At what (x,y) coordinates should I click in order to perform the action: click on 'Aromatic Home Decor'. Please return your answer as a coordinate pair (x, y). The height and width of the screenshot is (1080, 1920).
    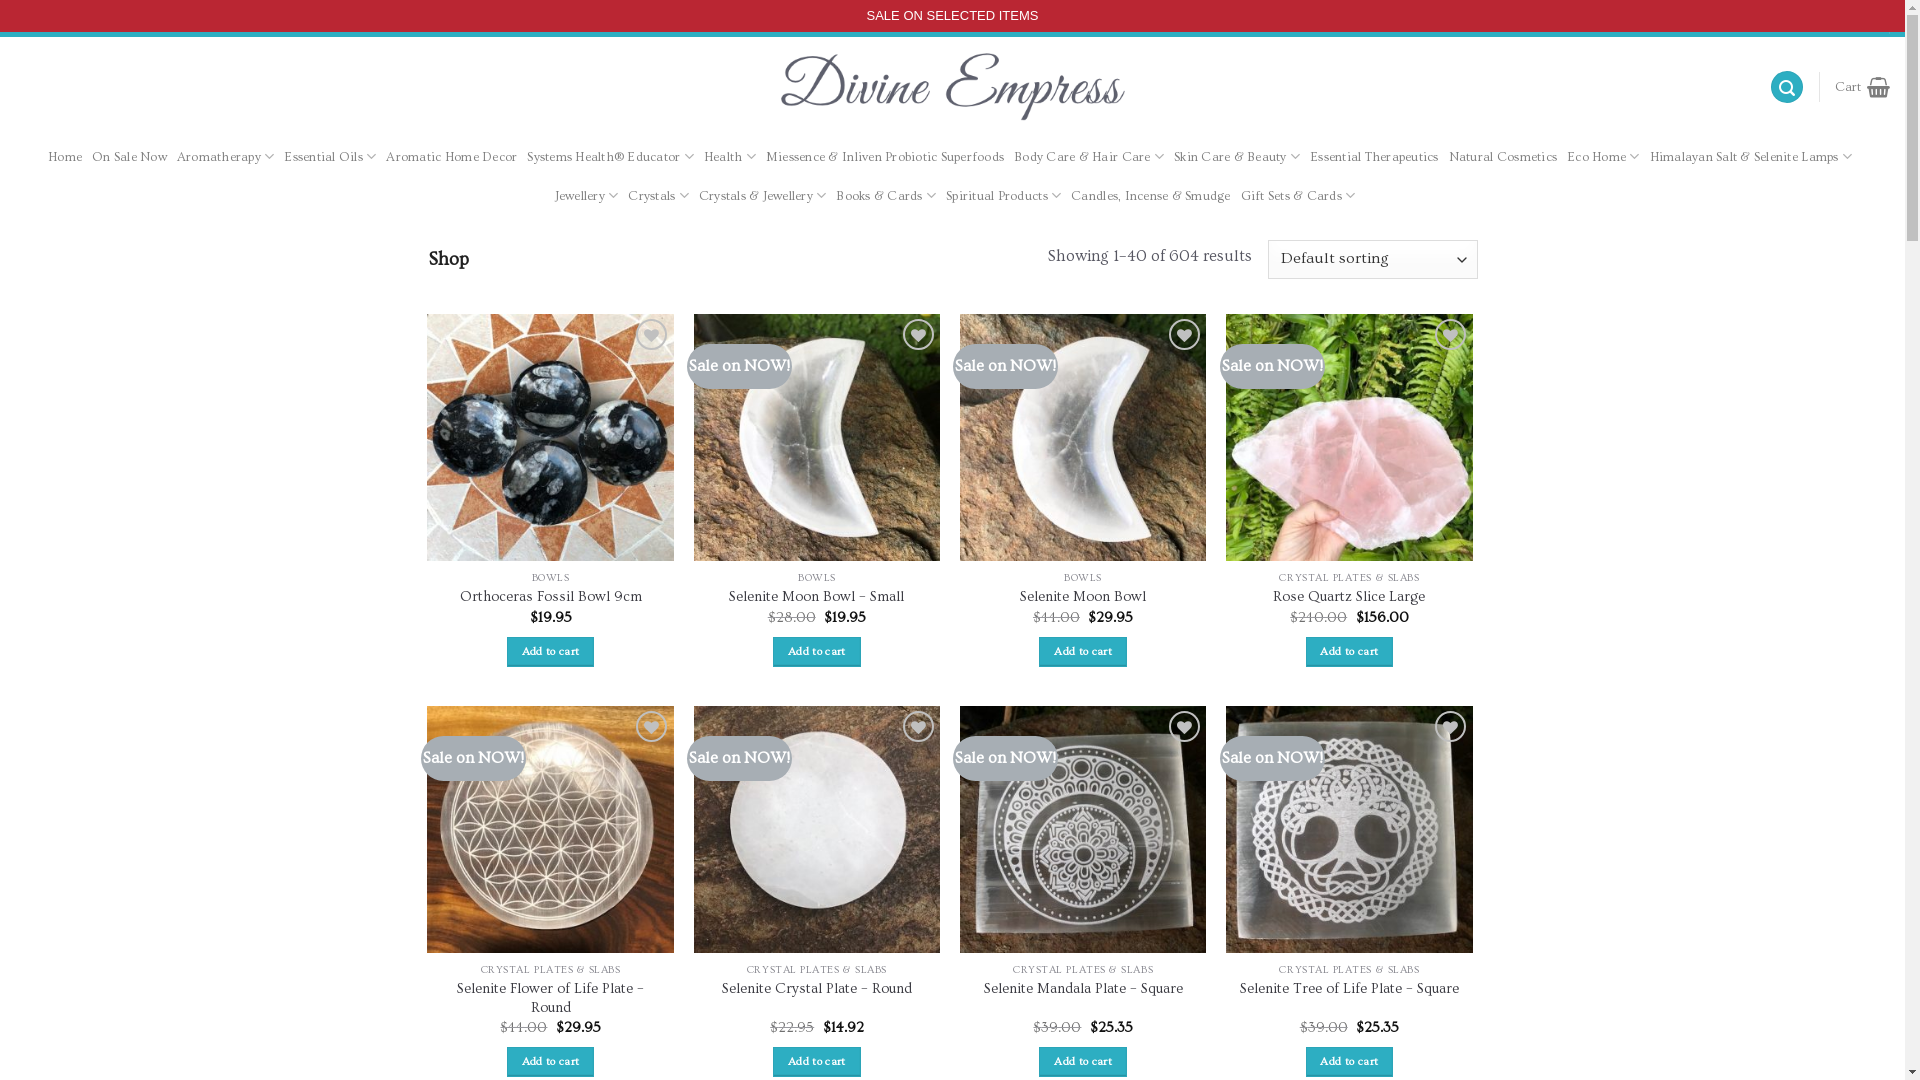
    Looking at the image, I should click on (450, 156).